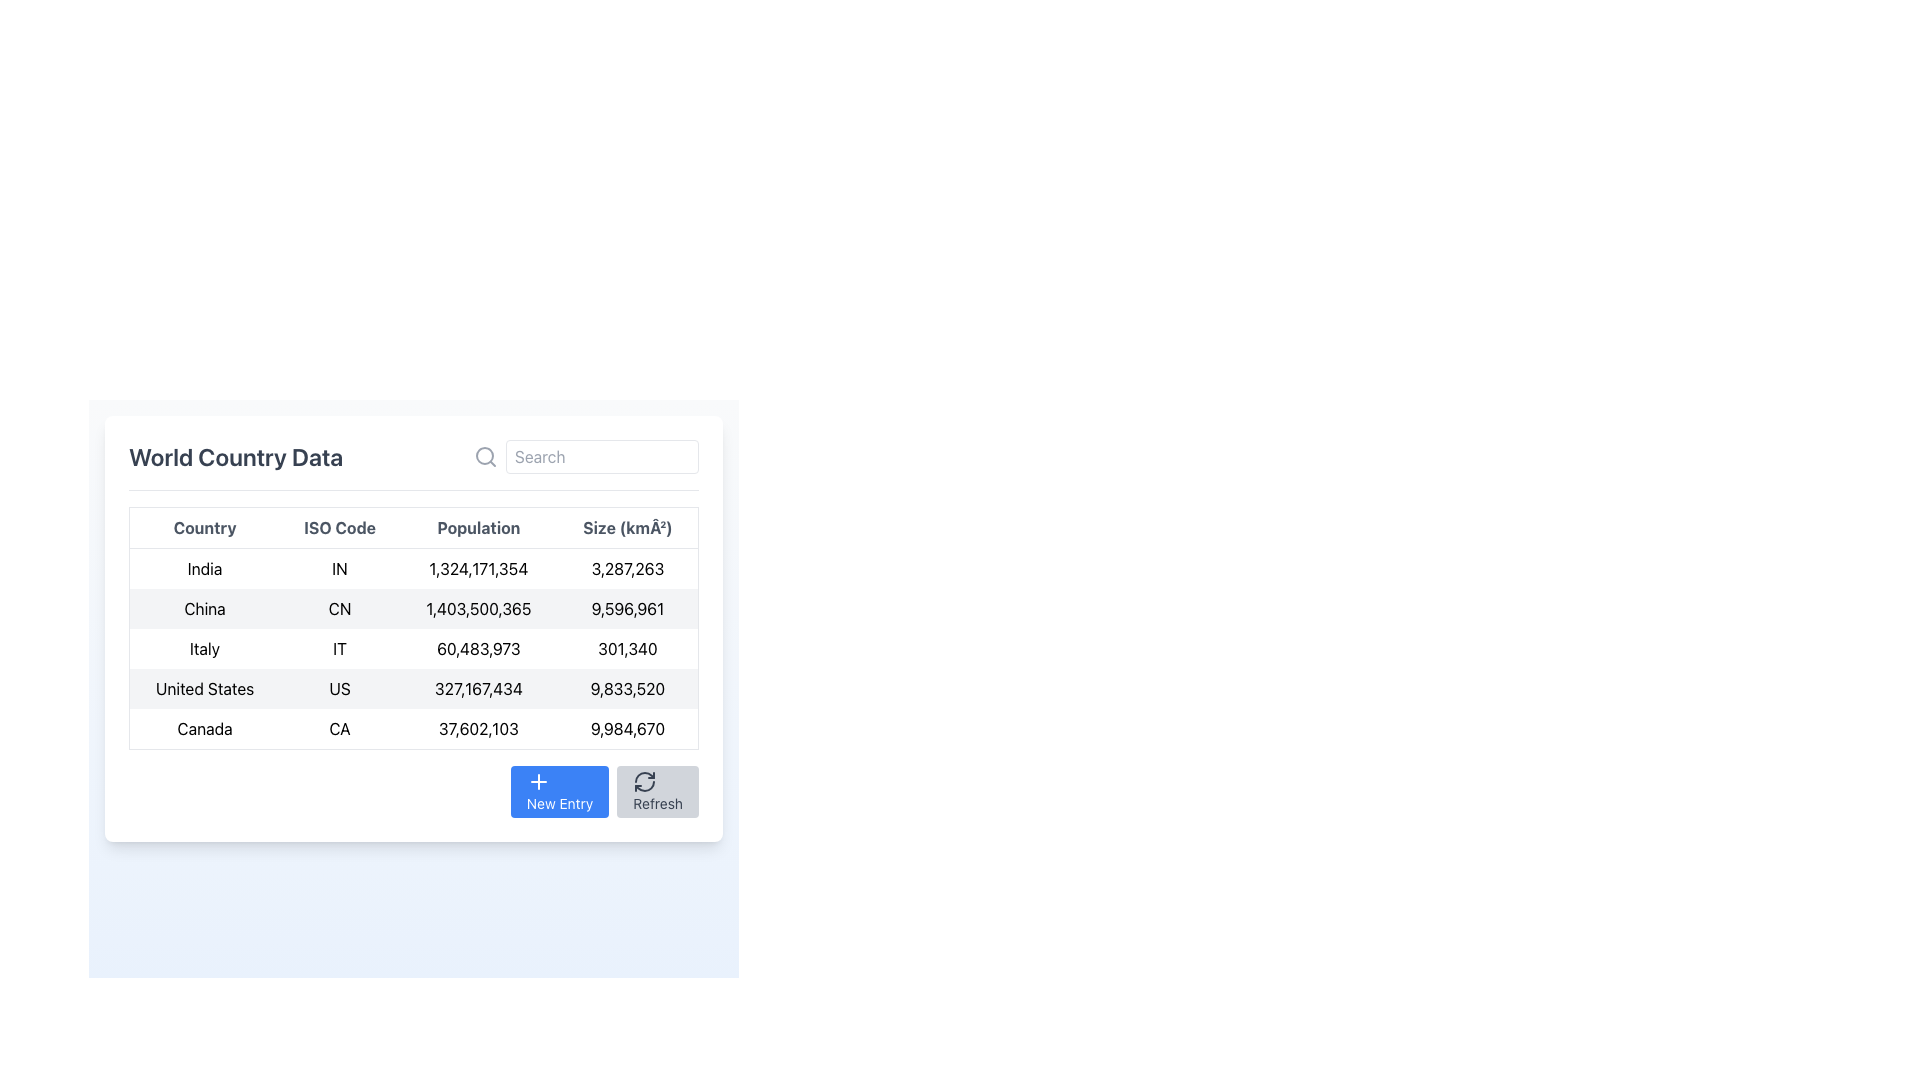 This screenshot has height=1080, width=1920. I want to click on the static text element displaying 'IN' in bold black color, located in the second column of the table row for 'India', positioned between 'India' and the population figure, so click(340, 568).